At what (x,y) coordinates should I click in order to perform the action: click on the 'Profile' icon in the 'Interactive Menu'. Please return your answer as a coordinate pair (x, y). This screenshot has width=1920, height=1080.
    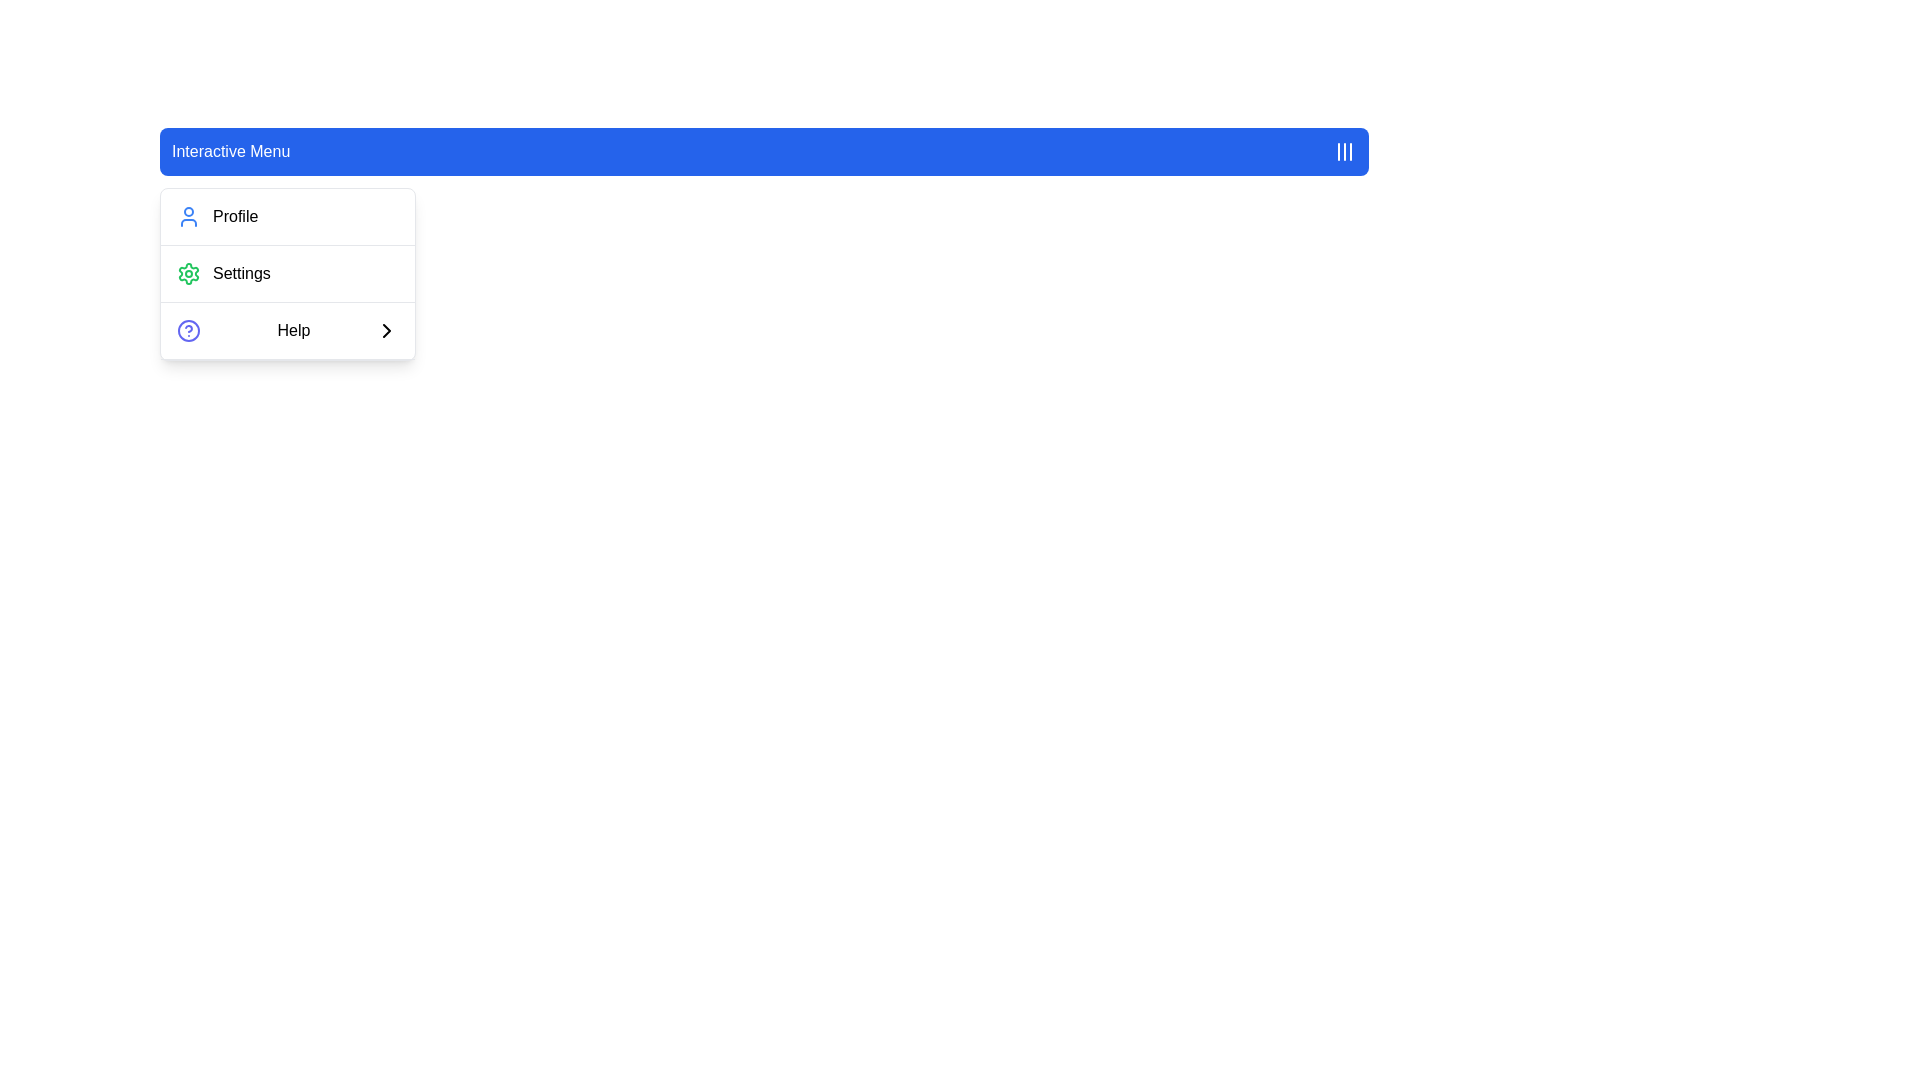
    Looking at the image, I should click on (188, 216).